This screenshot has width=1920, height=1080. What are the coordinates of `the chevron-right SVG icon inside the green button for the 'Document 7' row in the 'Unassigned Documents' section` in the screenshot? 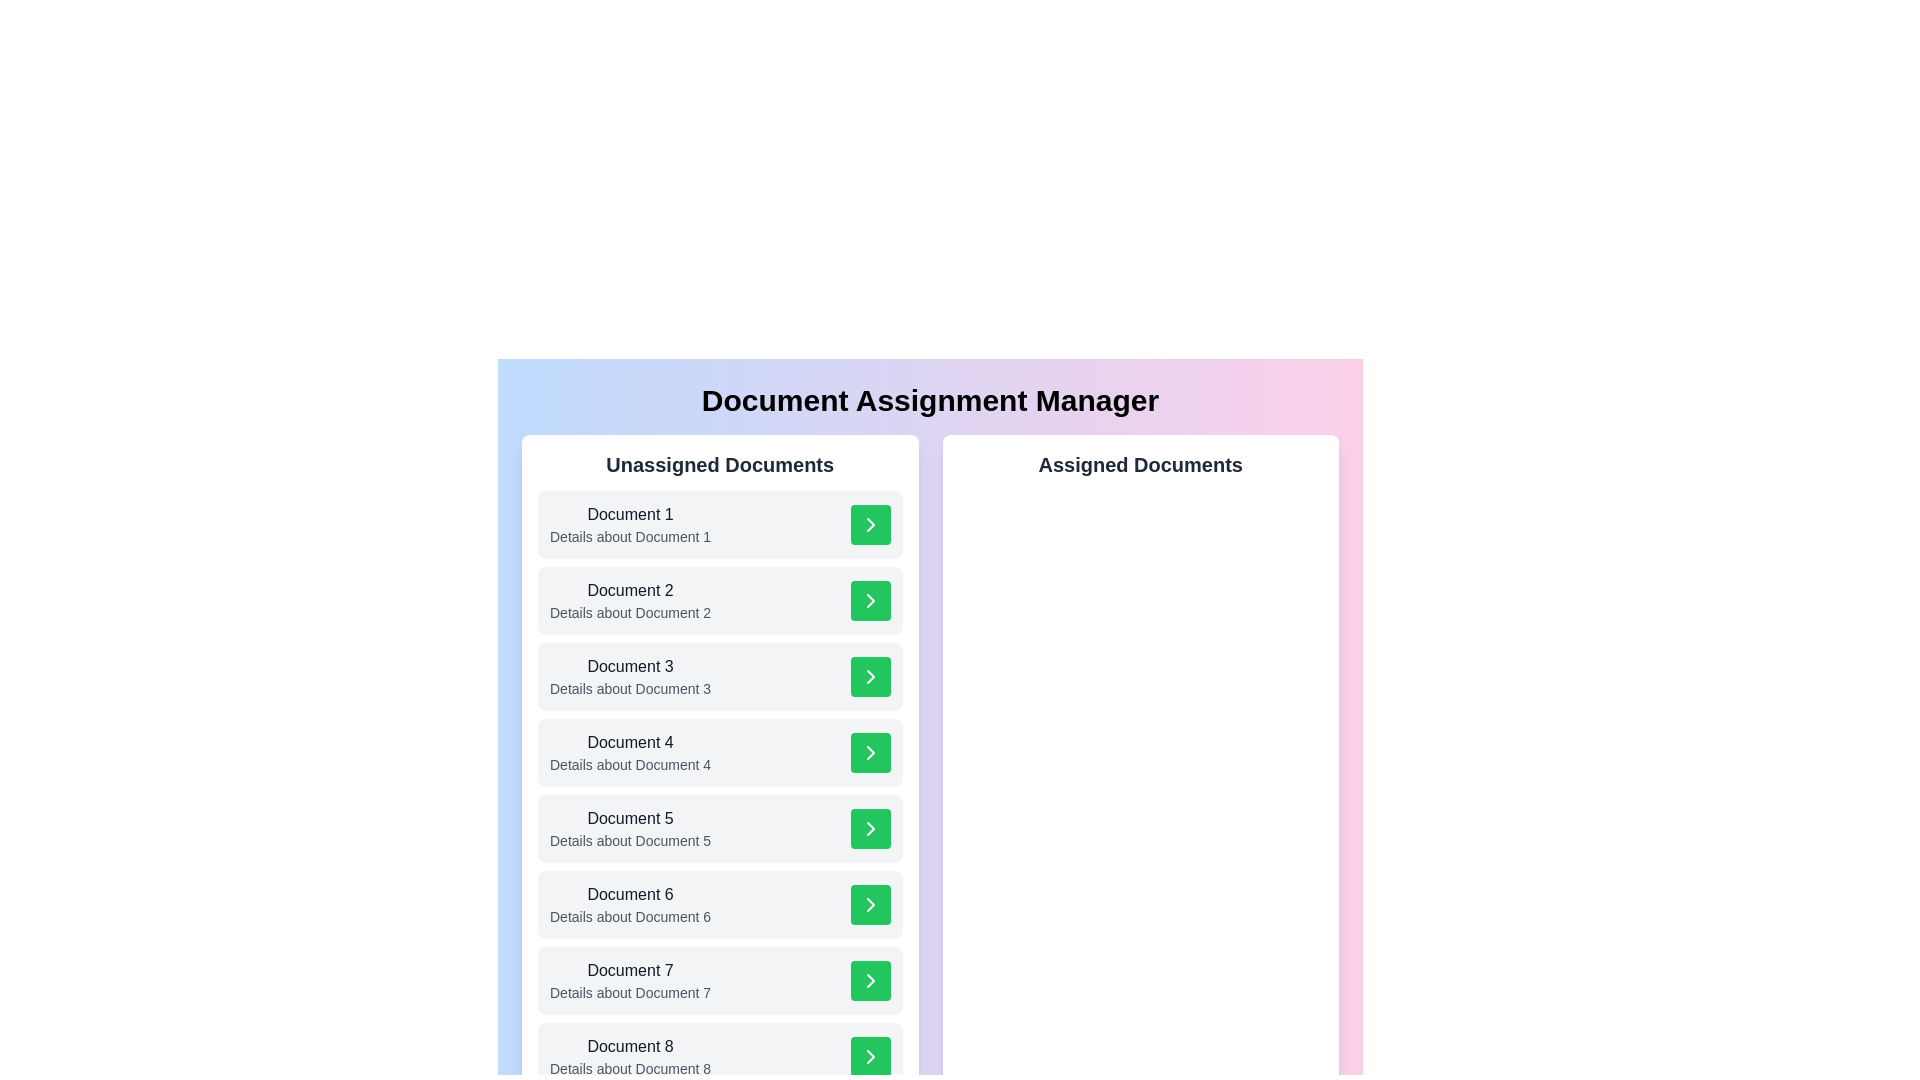 It's located at (870, 979).